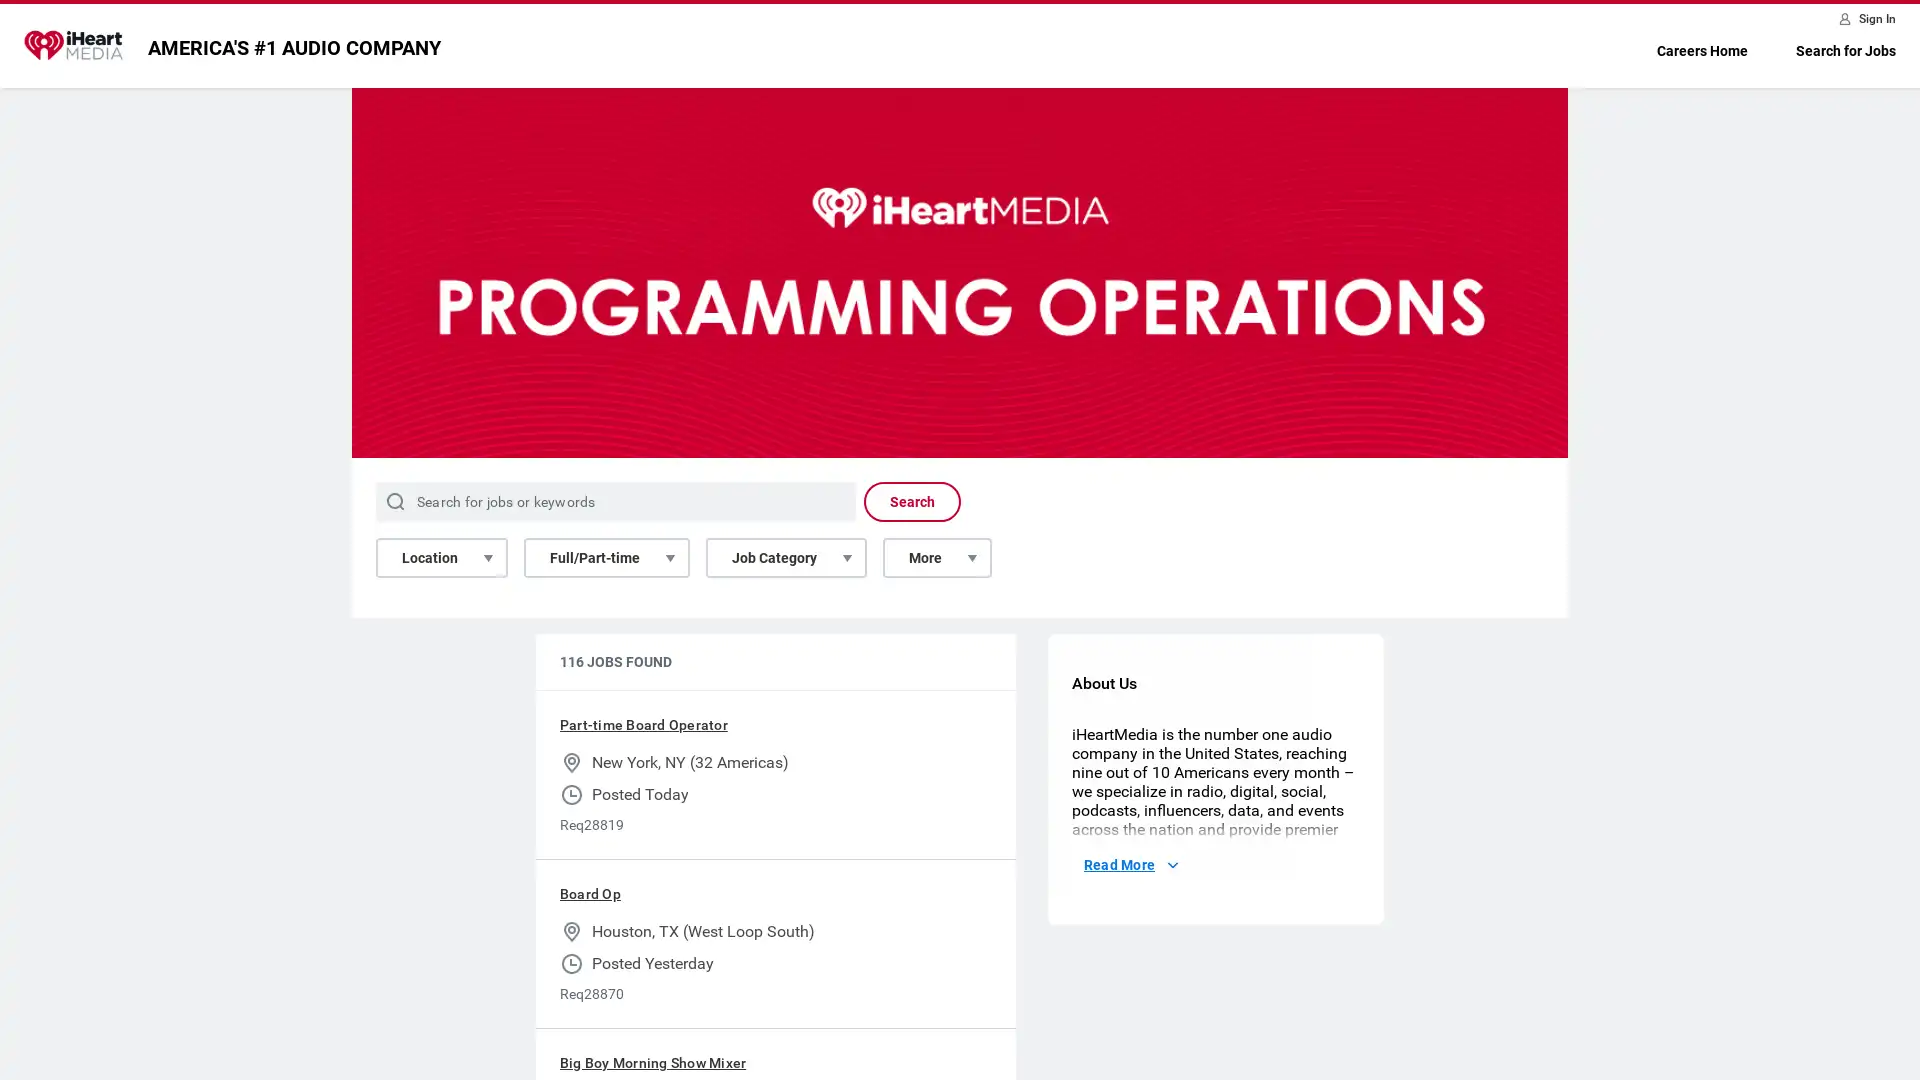  Describe the element at coordinates (1845, 50) in the screenshot. I see `Search for Jobs` at that location.